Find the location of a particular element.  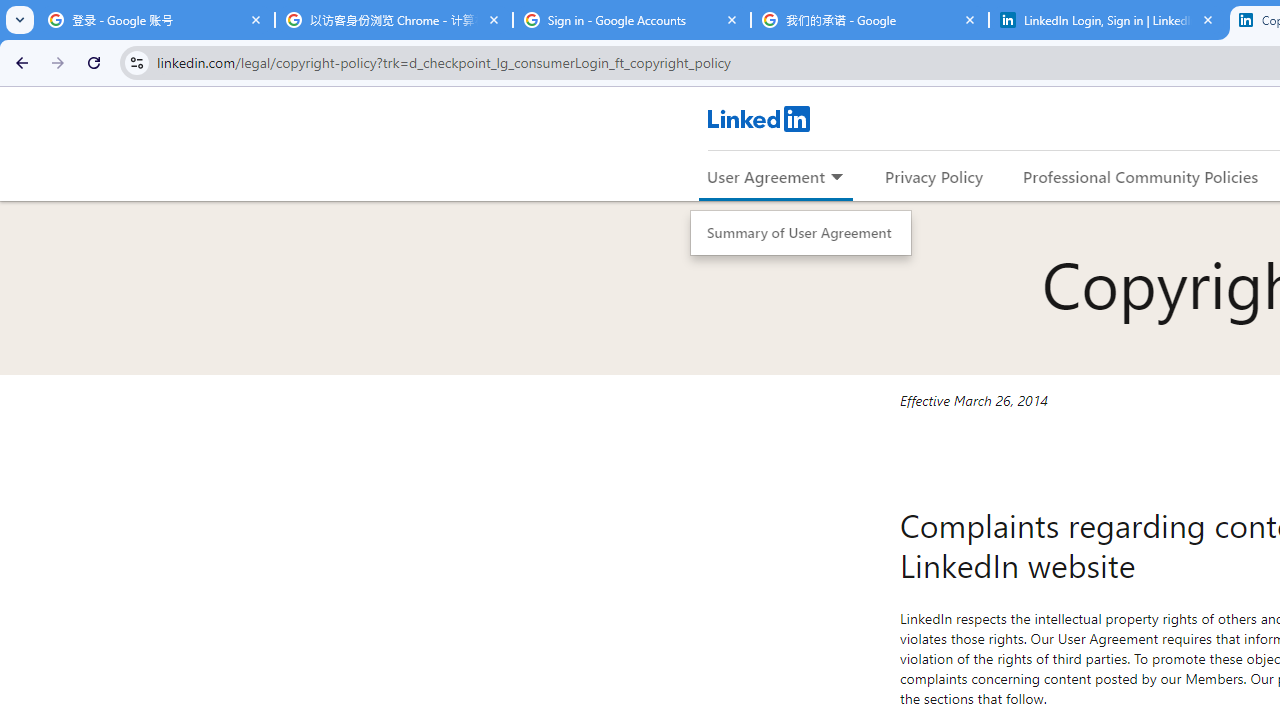

'Professional Community Policies' is located at coordinates (1141, 175).